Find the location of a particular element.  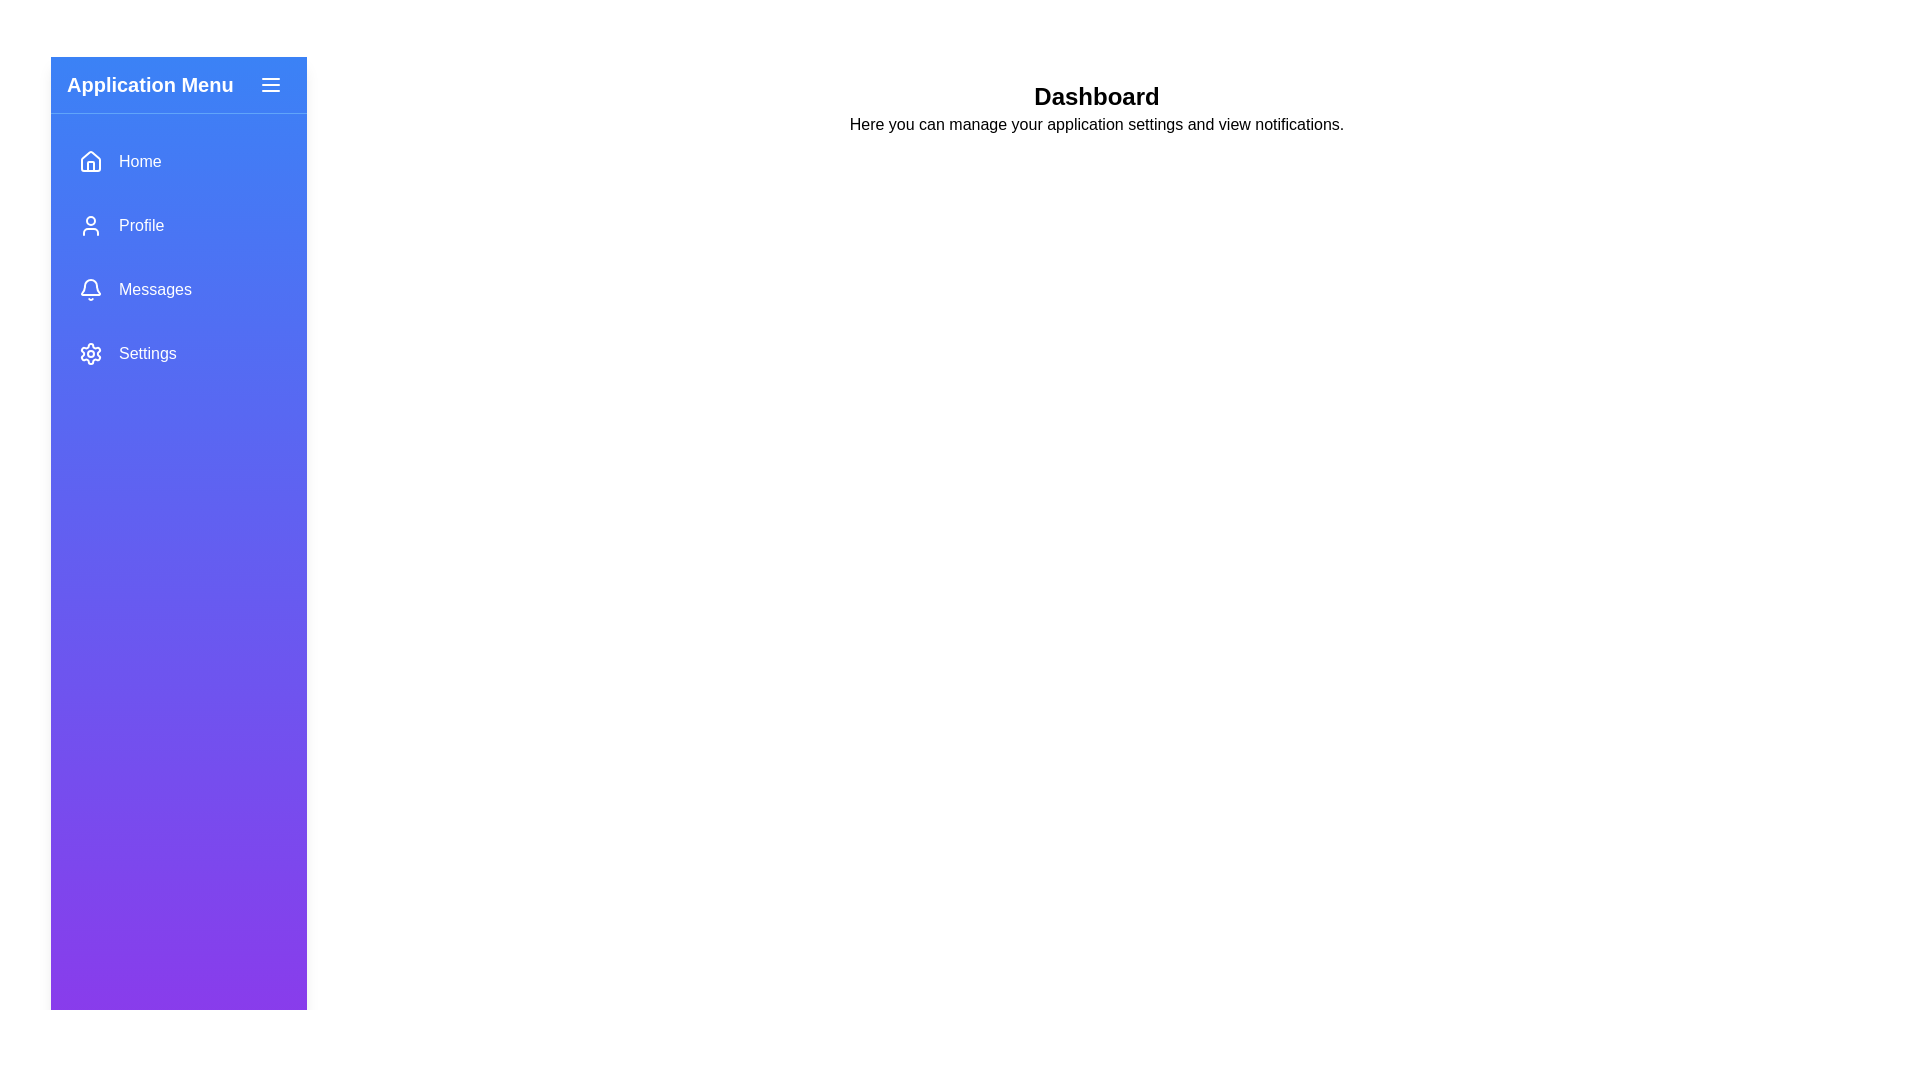

the static text element that reads 'Here you can manage your application settings and view notifications.', located beneath the bold heading 'Dashboard' is located at coordinates (1096, 124).